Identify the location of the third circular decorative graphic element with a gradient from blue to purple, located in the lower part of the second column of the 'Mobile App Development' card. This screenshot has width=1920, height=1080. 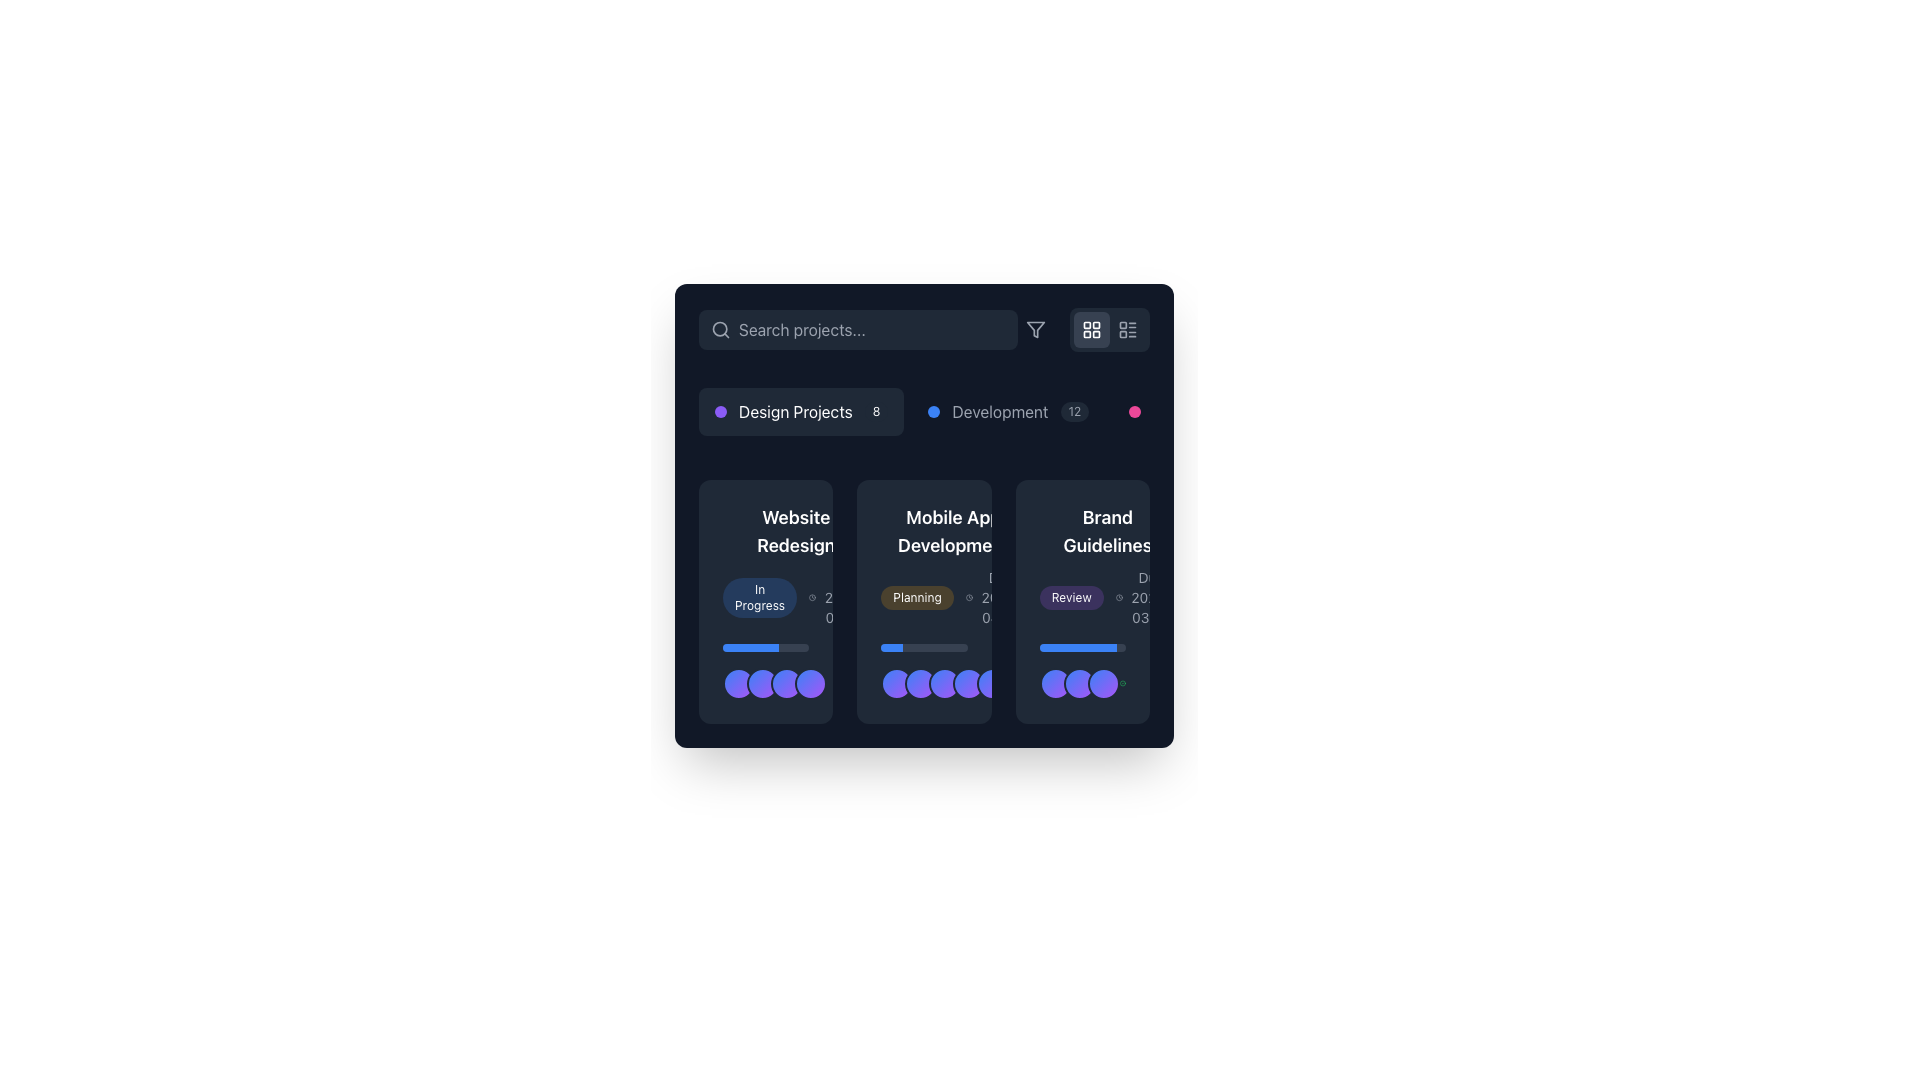
(944, 682).